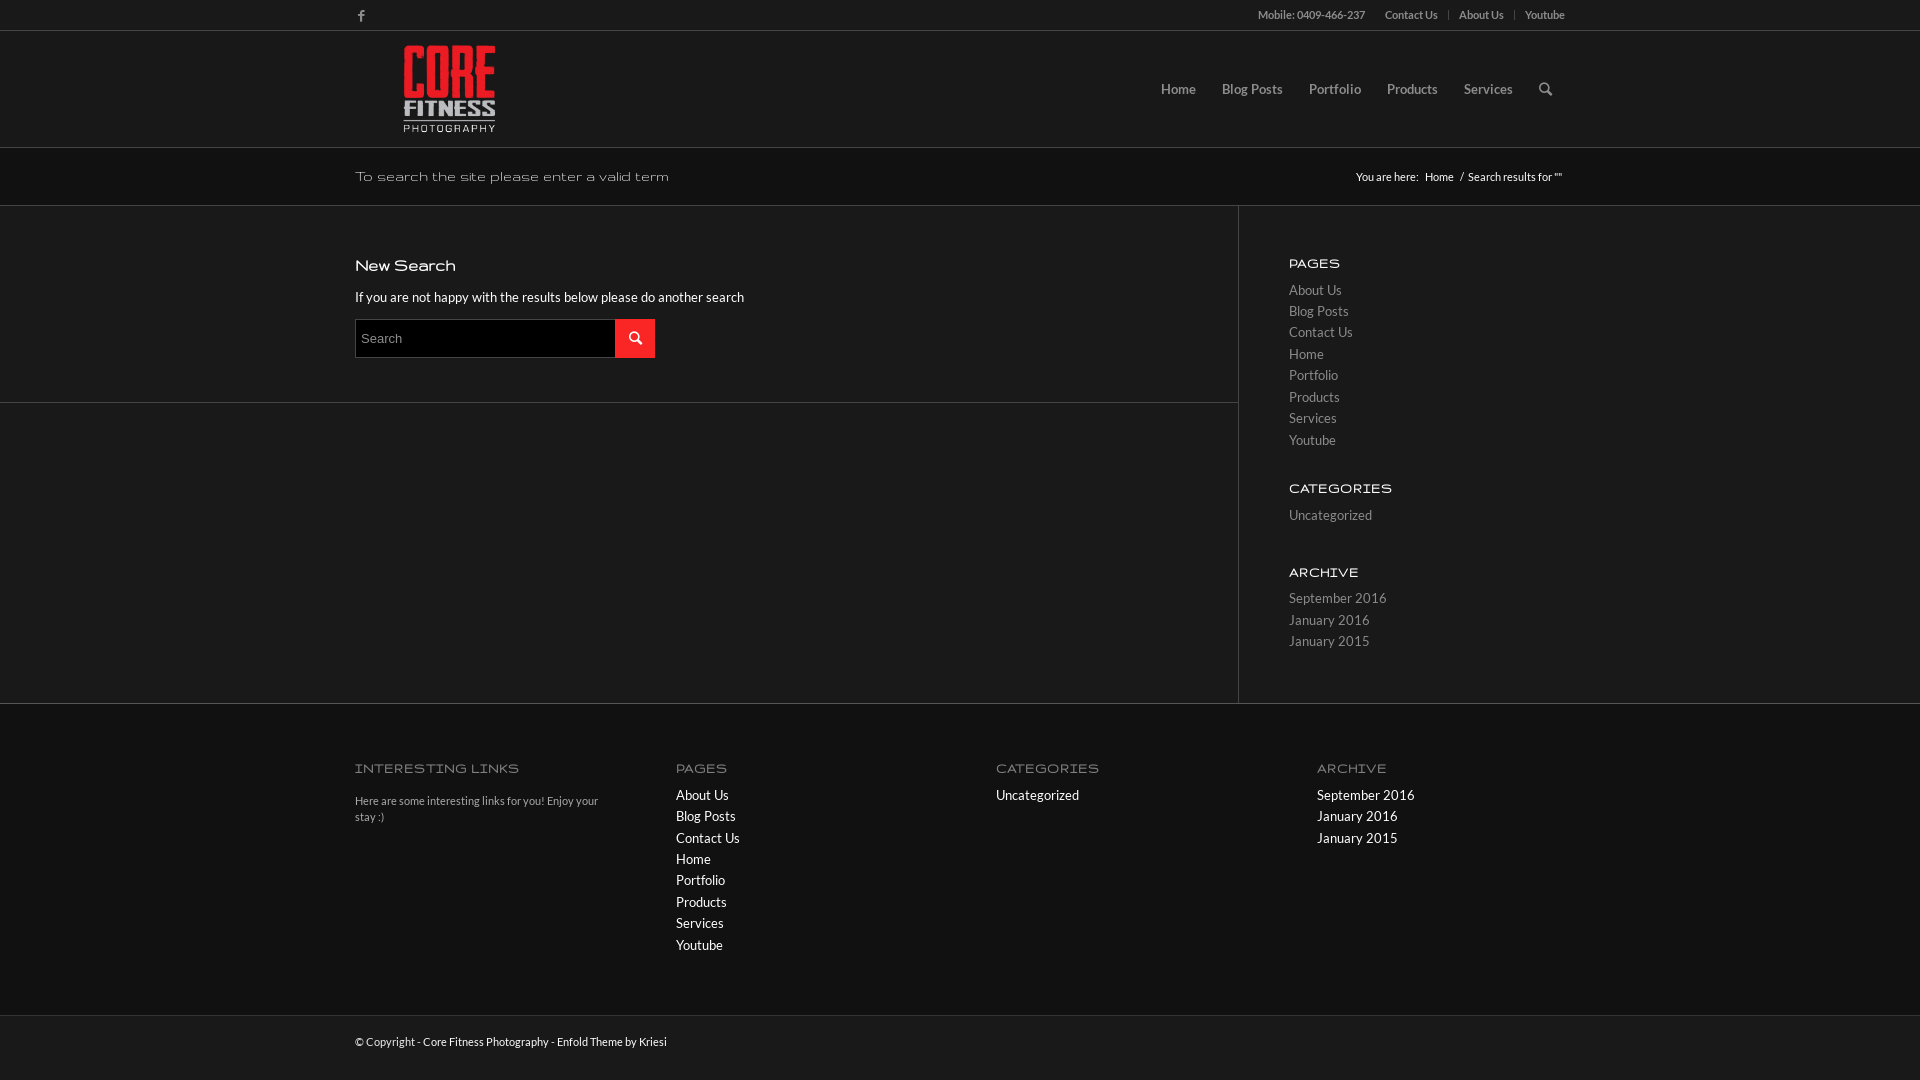 The width and height of the screenshot is (1920, 1080). What do you see at coordinates (360, 15) in the screenshot?
I see `'Facebook'` at bounding box center [360, 15].